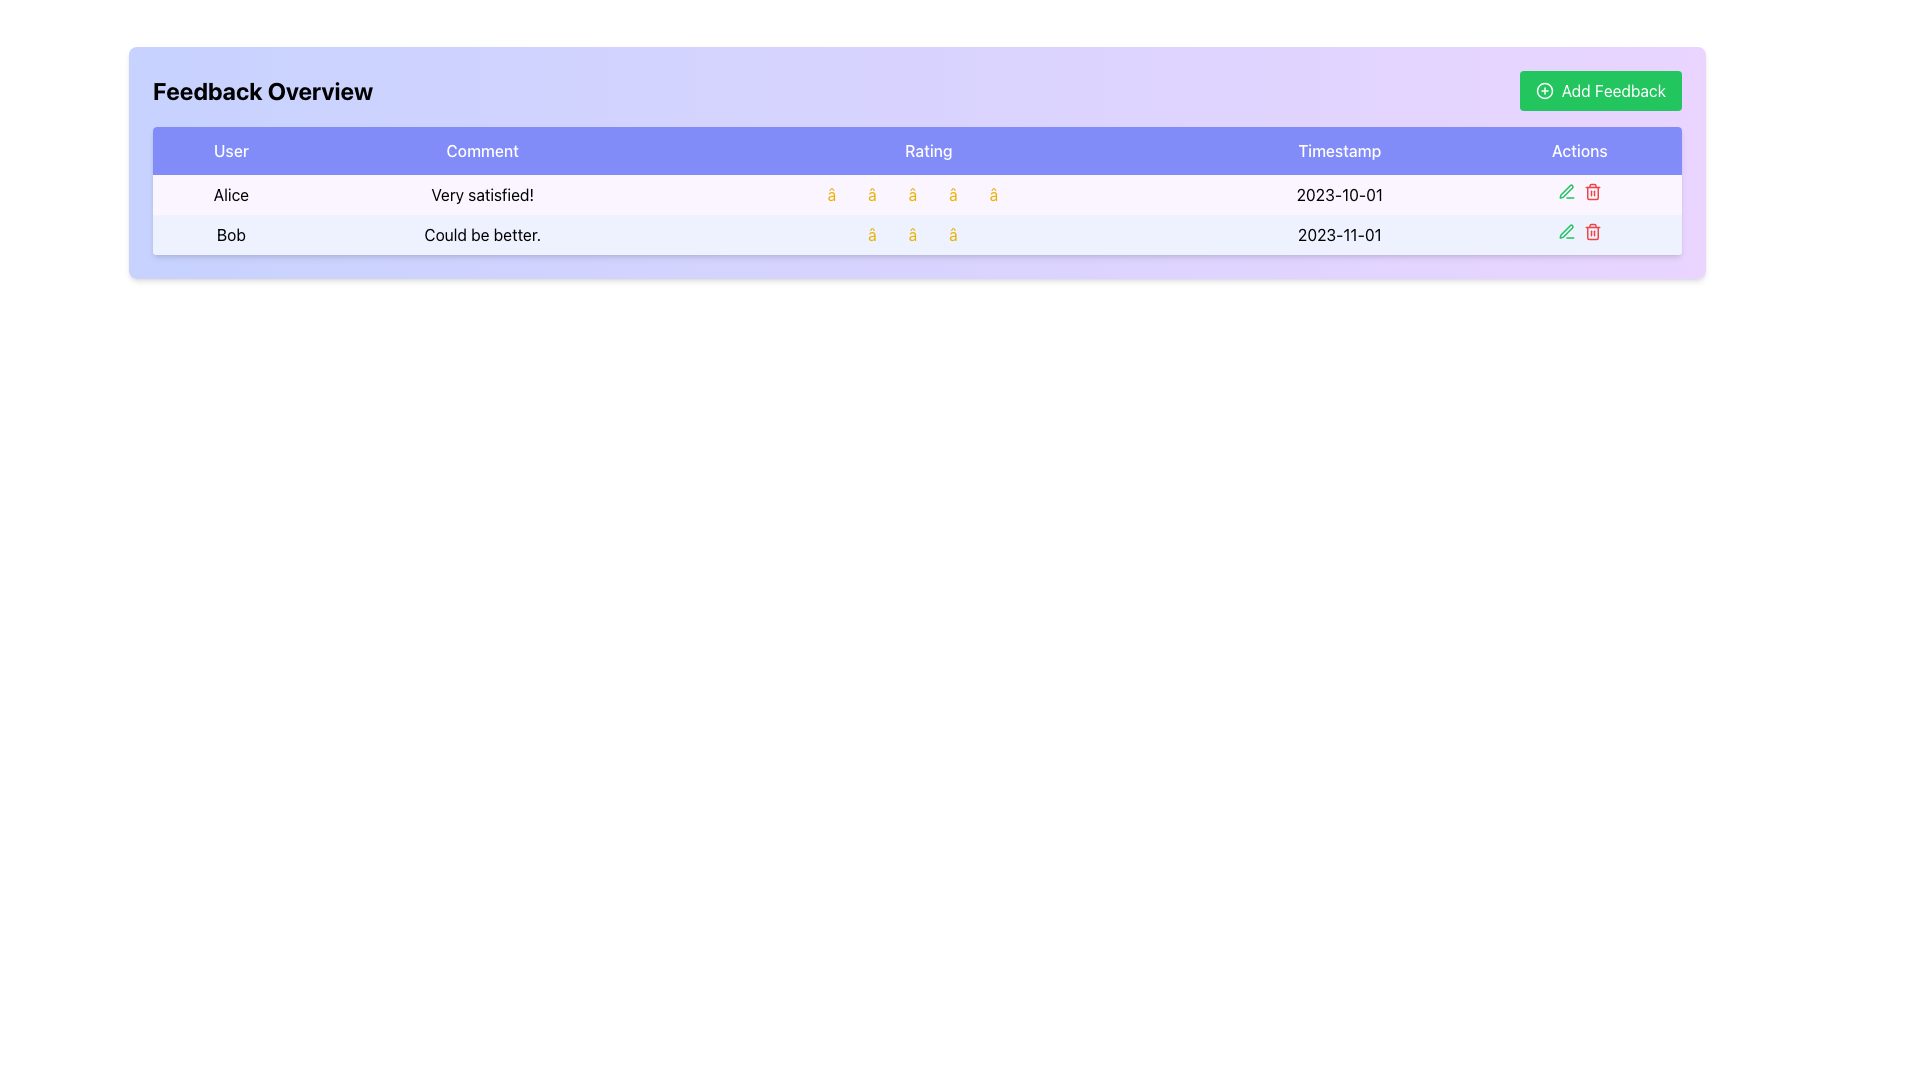 The height and width of the screenshot is (1080, 1920). I want to click on the Static Information Display consisting of three yellow star icons in the 'Rating' column of the second row in the feedback table, so click(927, 234).